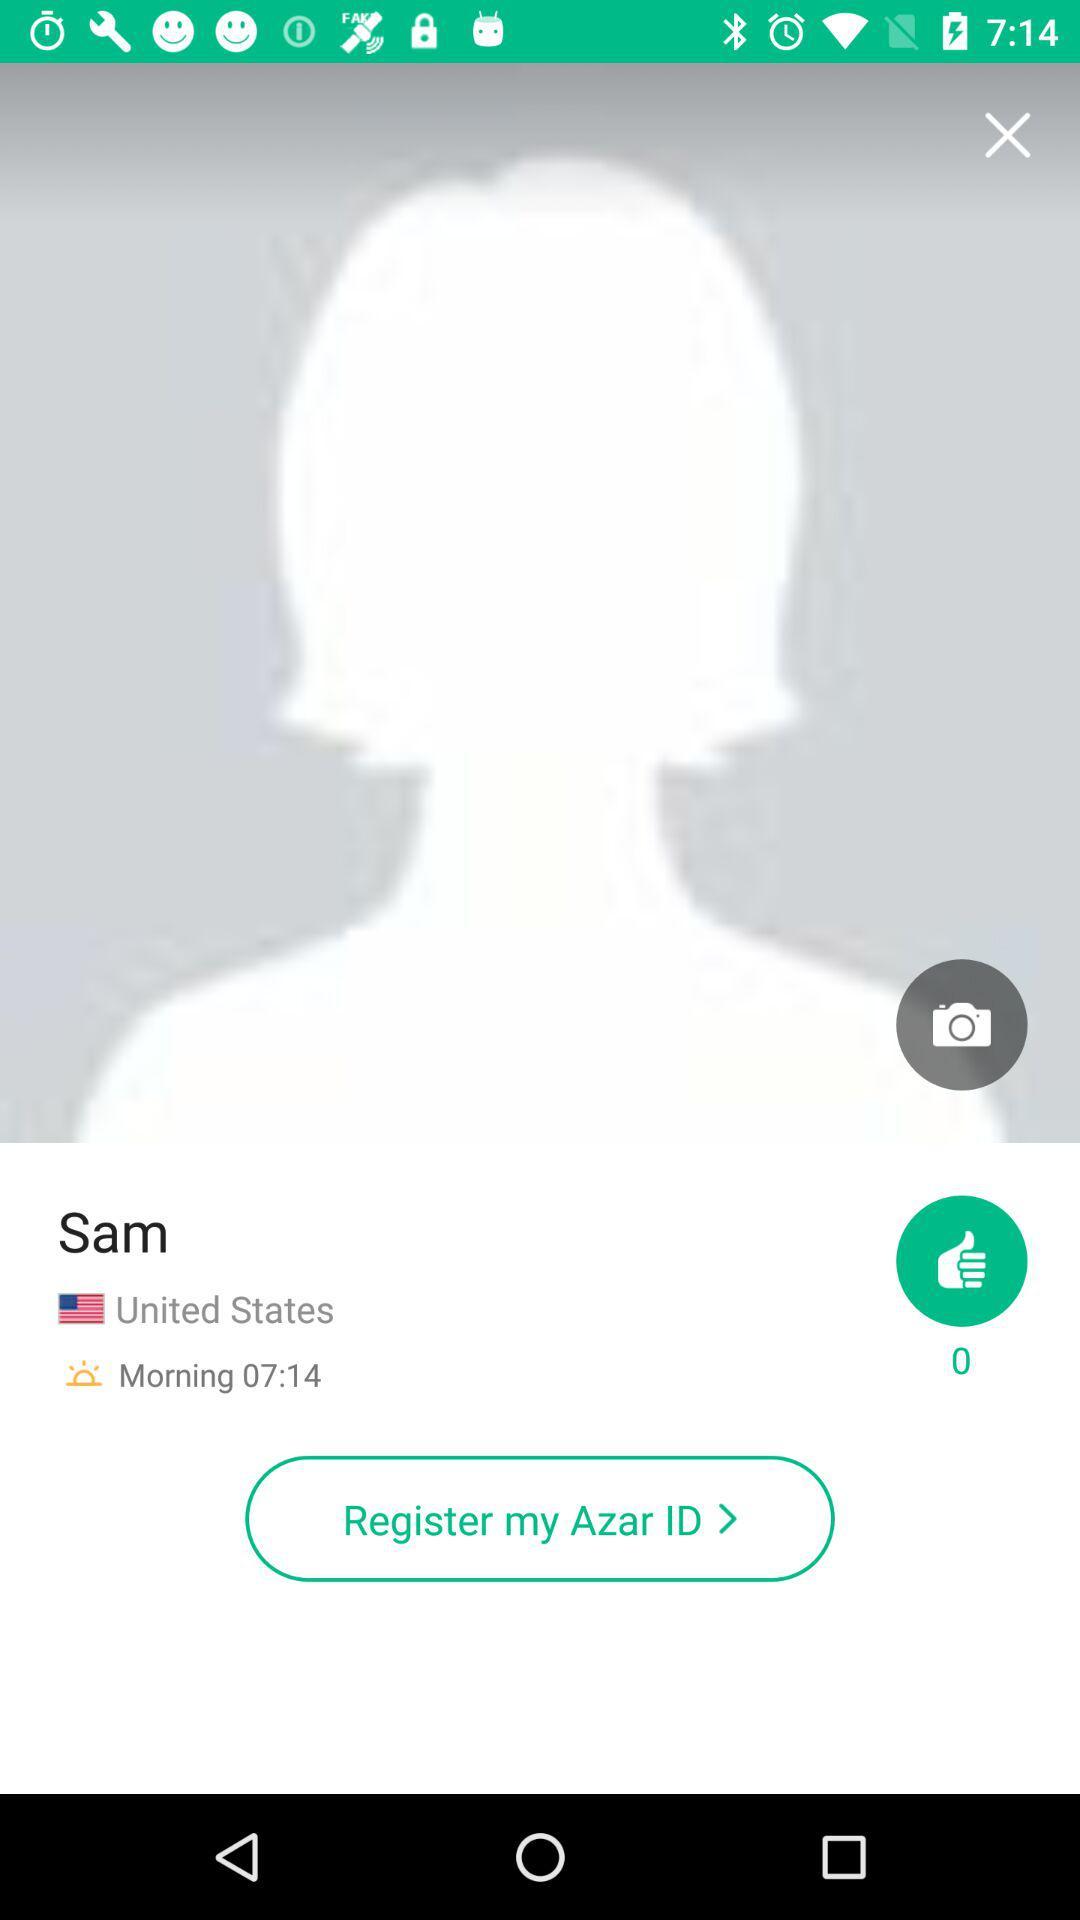 The height and width of the screenshot is (1920, 1080). Describe the element at coordinates (1006, 135) in the screenshot. I see `the close icon` at that location.